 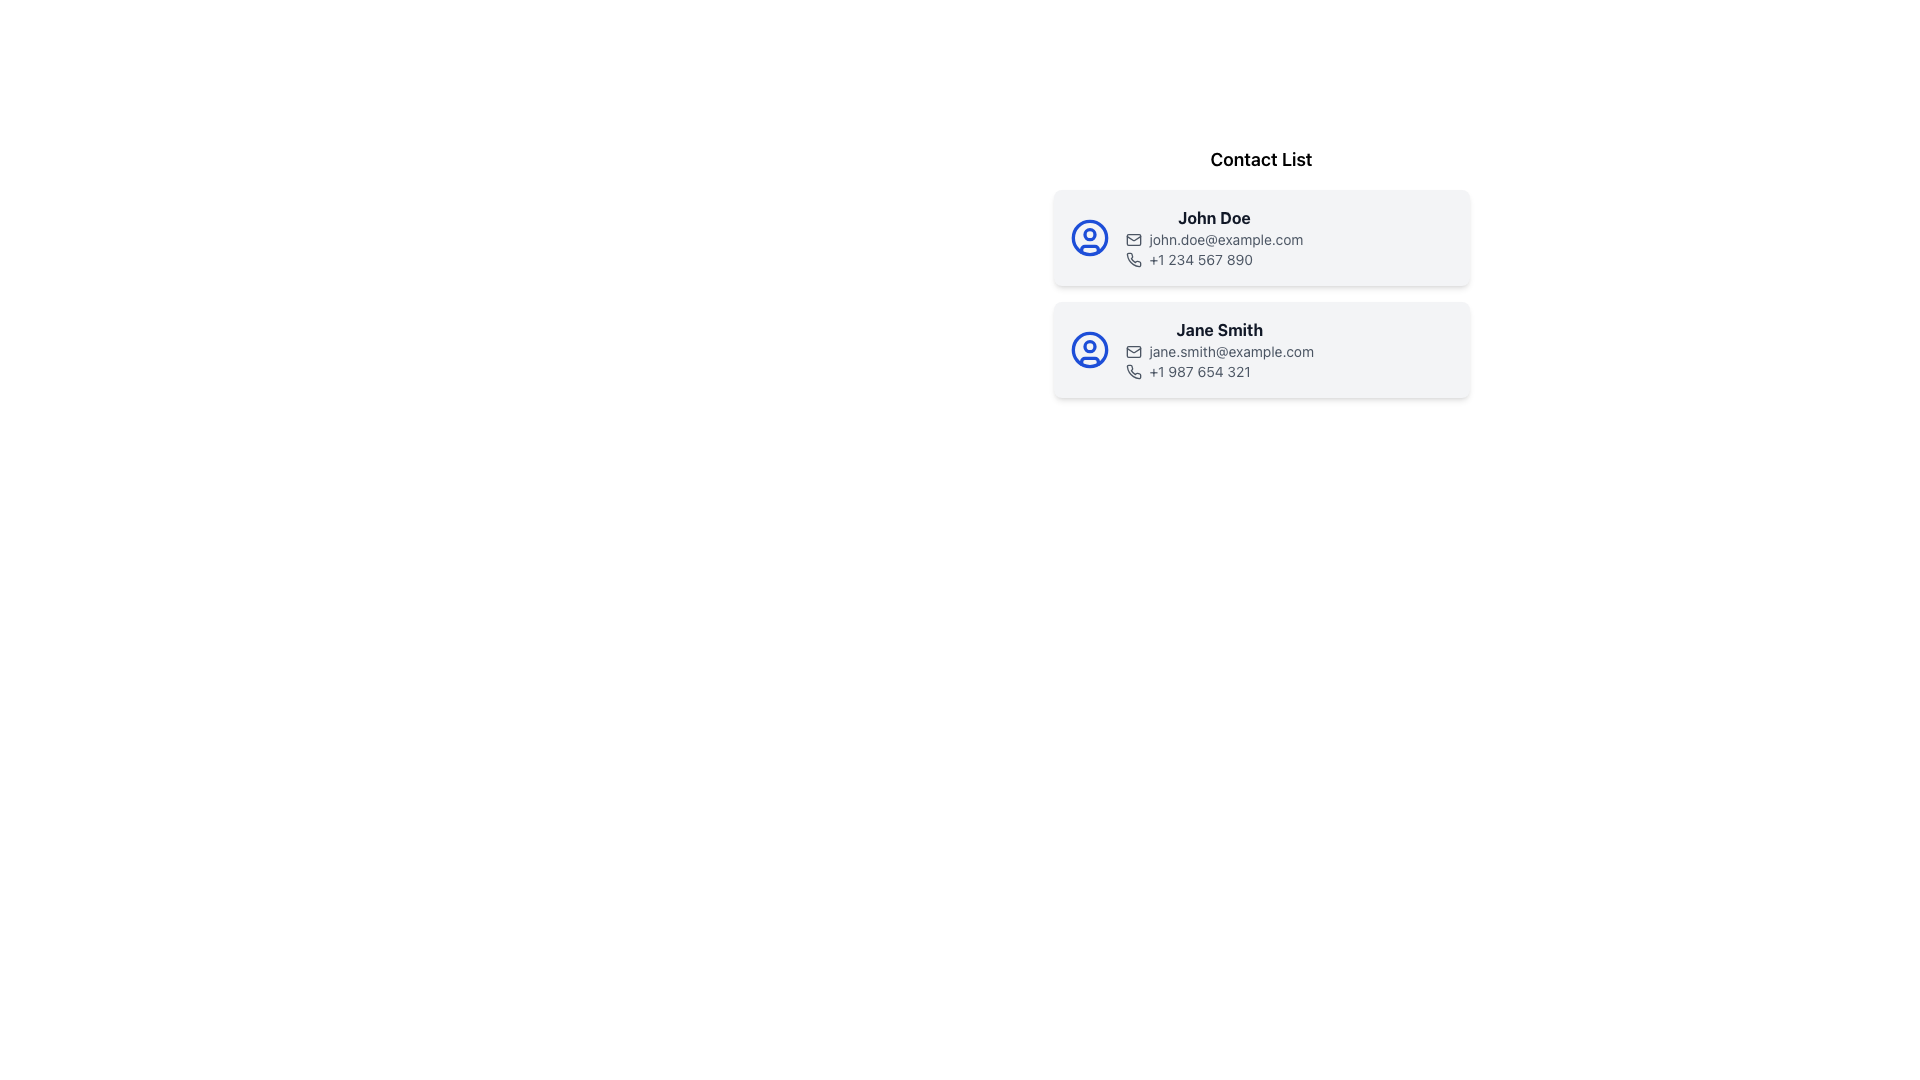 I want to click on the static text element displaying the phone number for 'John Doe', located at the bottom of the contact card, so click(x=1213, y=258).